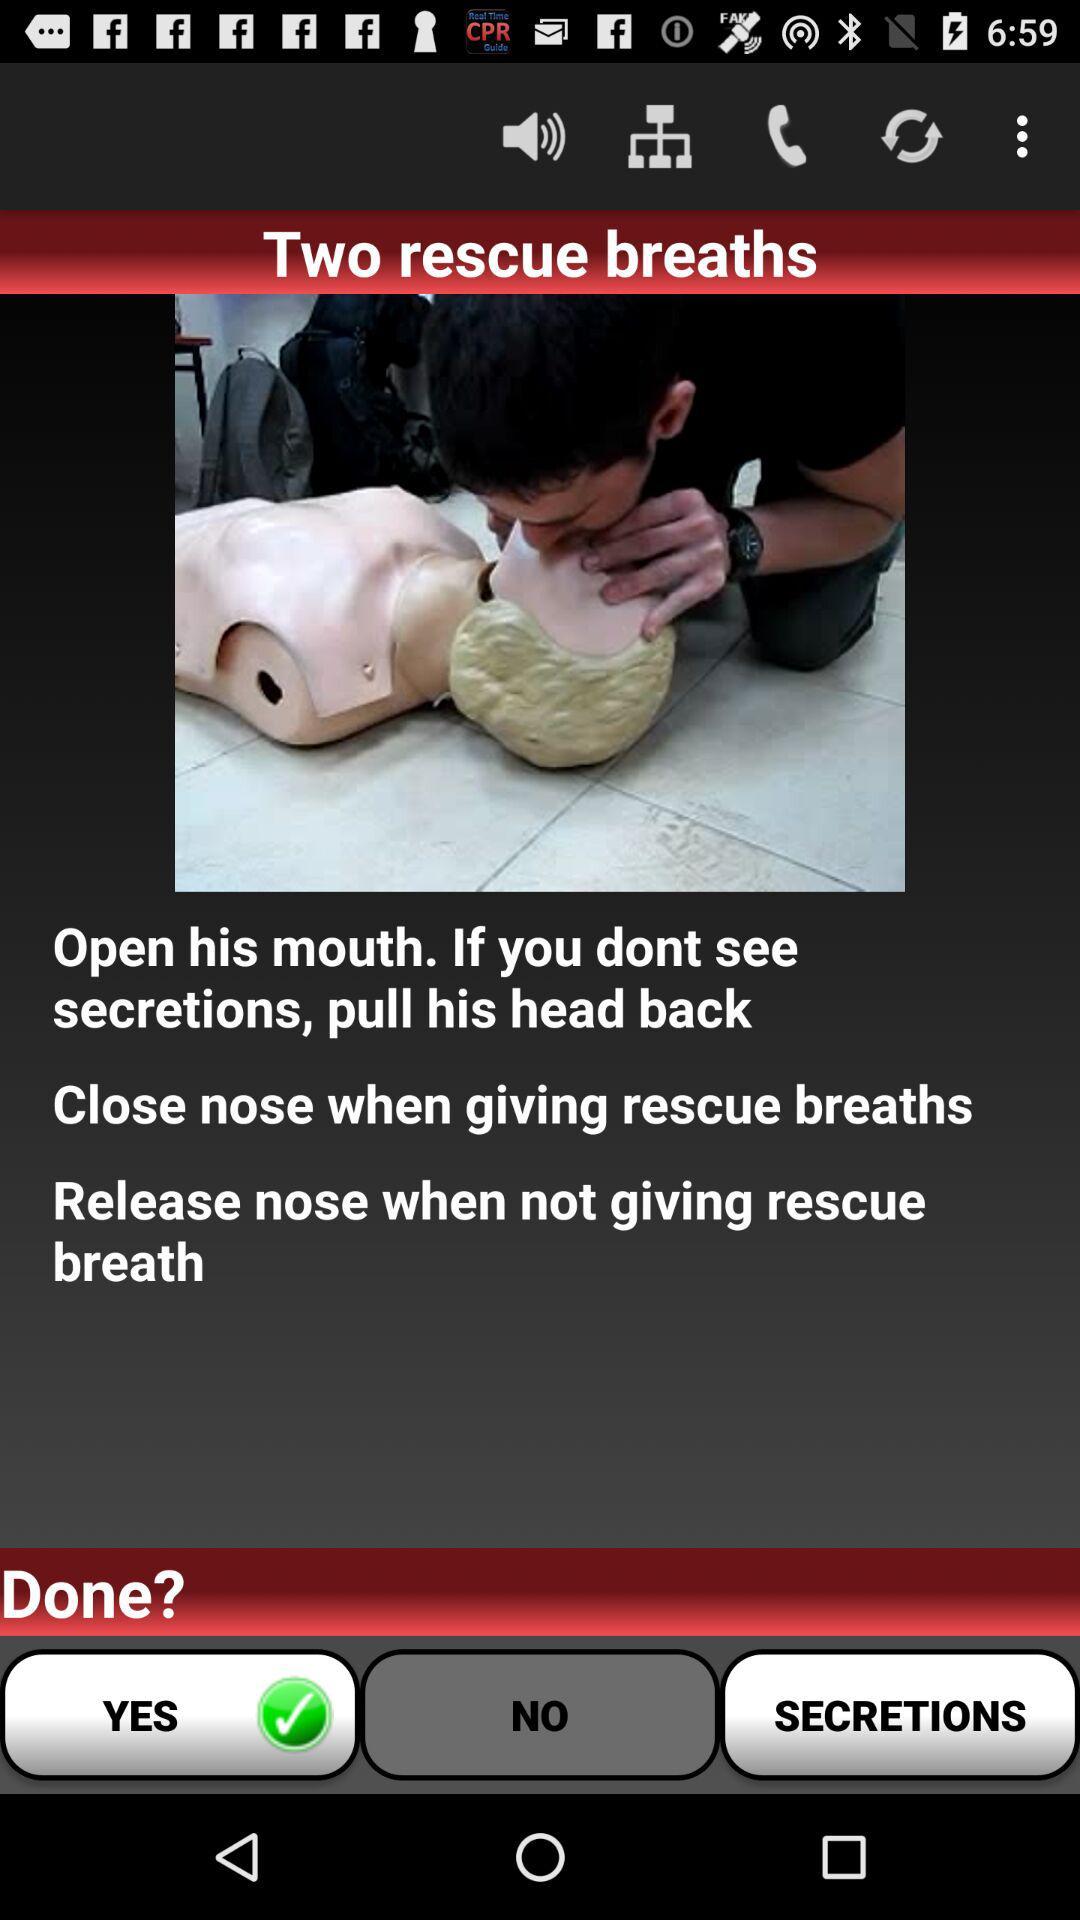  Describe the element at coordinates (180, 1713) in the screenshot. I see `app below the done? icon` at that location.